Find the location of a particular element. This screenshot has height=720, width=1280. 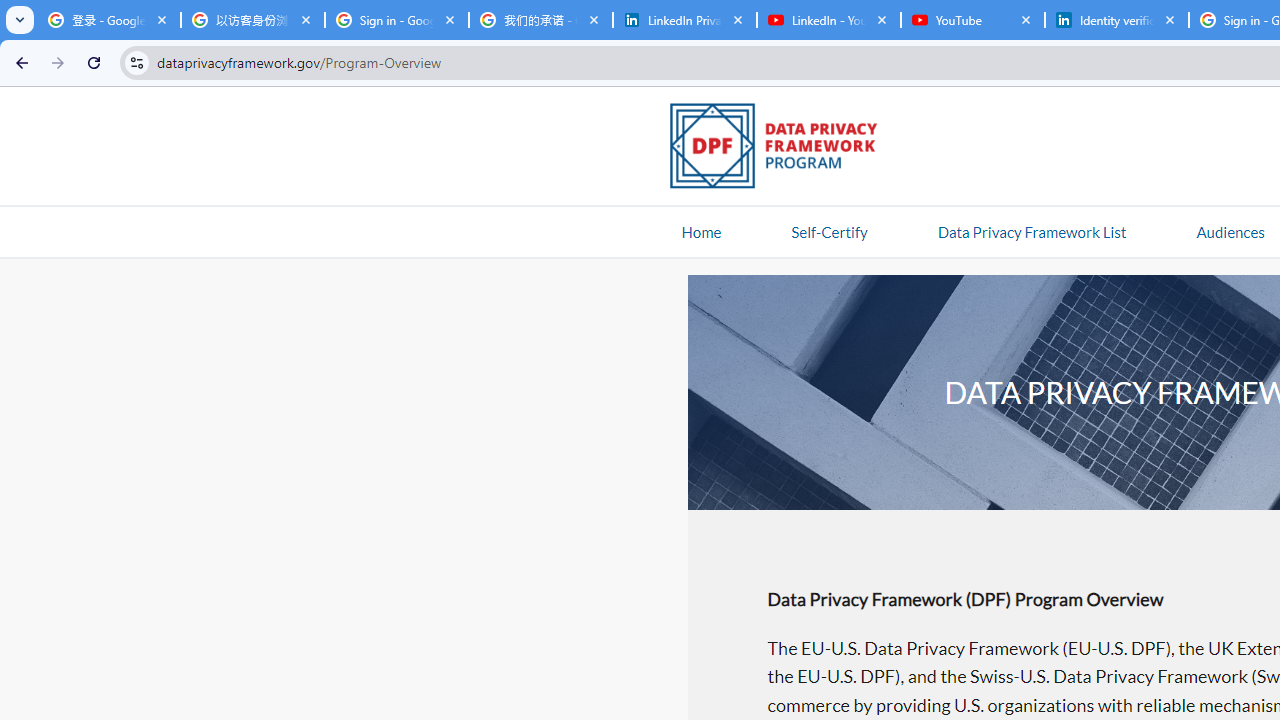

'Sign in - Google Accounts' is located at coordinates (396, 20).